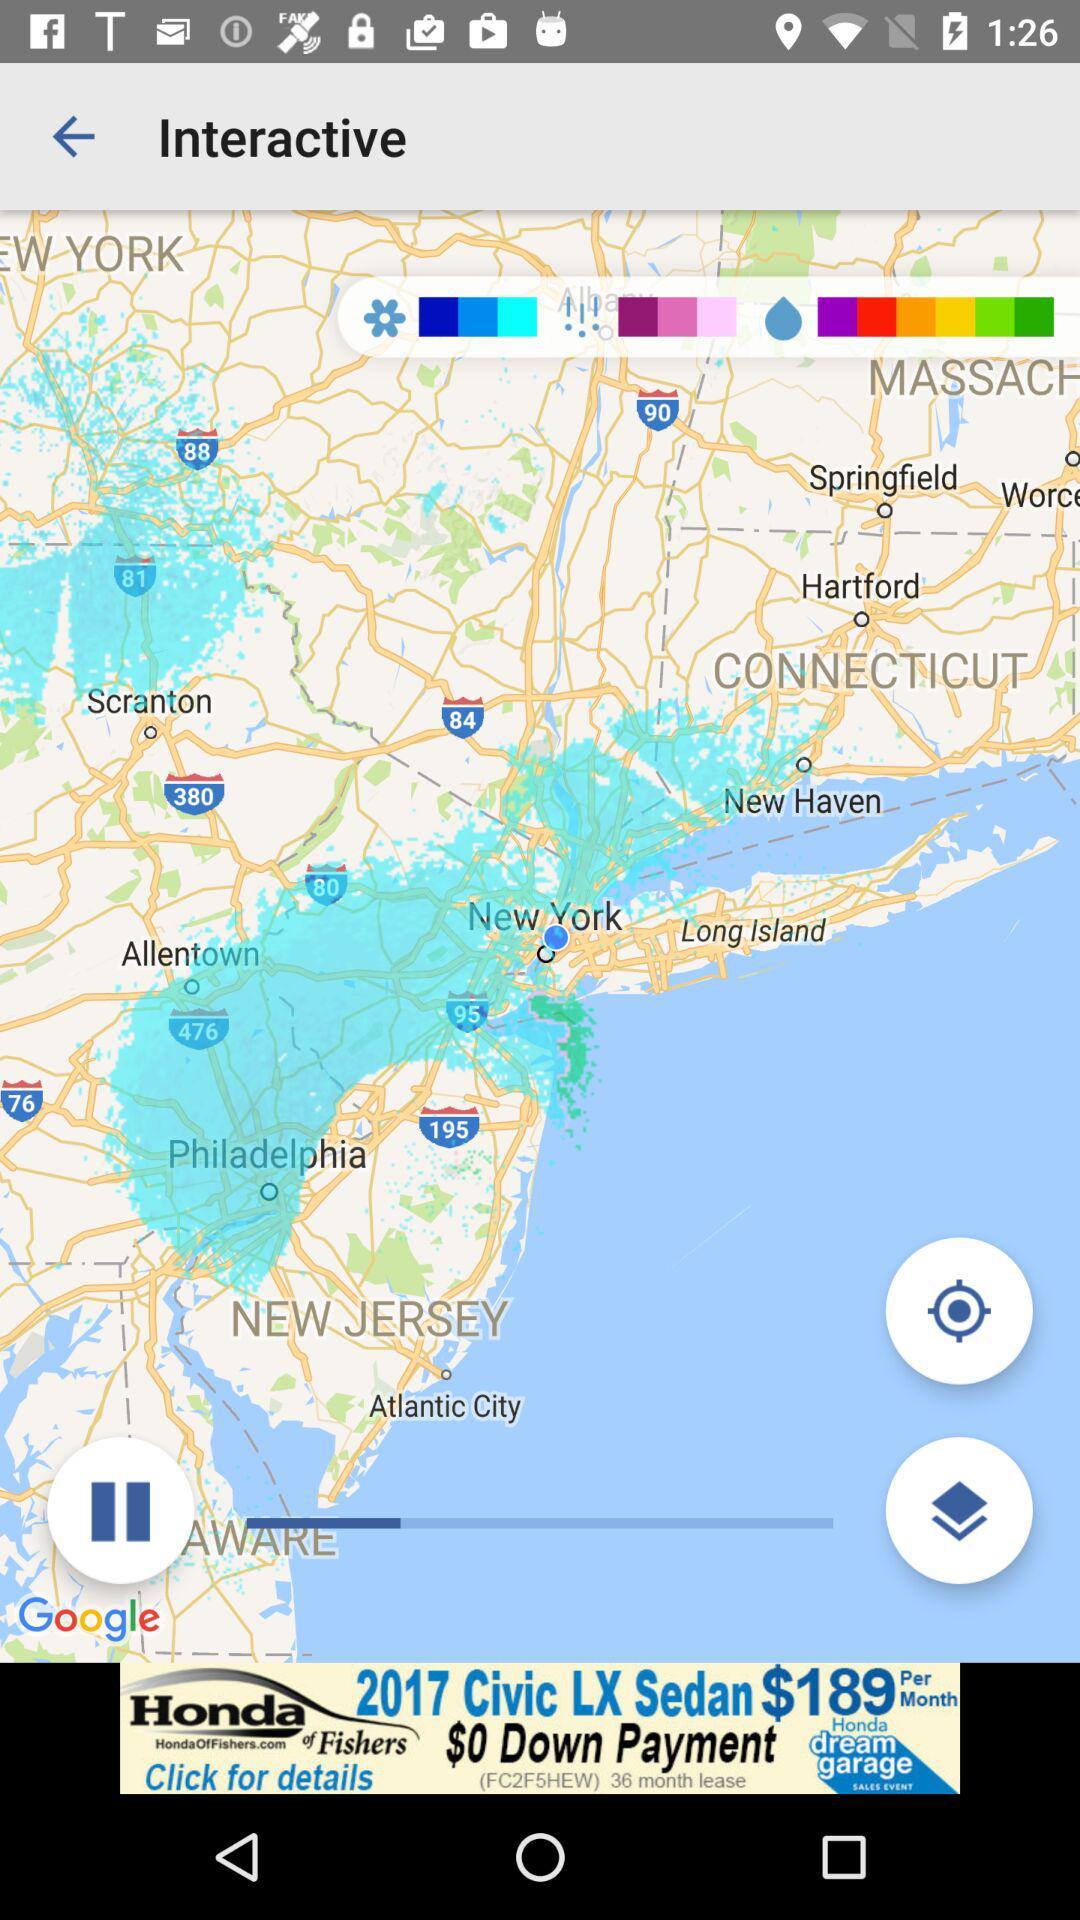 Image resolution: width=1080 pixels, height=1920 pixels. Describe the element at coordinates (120, 1510) in the screenshot. I see `pause the video` at that location.